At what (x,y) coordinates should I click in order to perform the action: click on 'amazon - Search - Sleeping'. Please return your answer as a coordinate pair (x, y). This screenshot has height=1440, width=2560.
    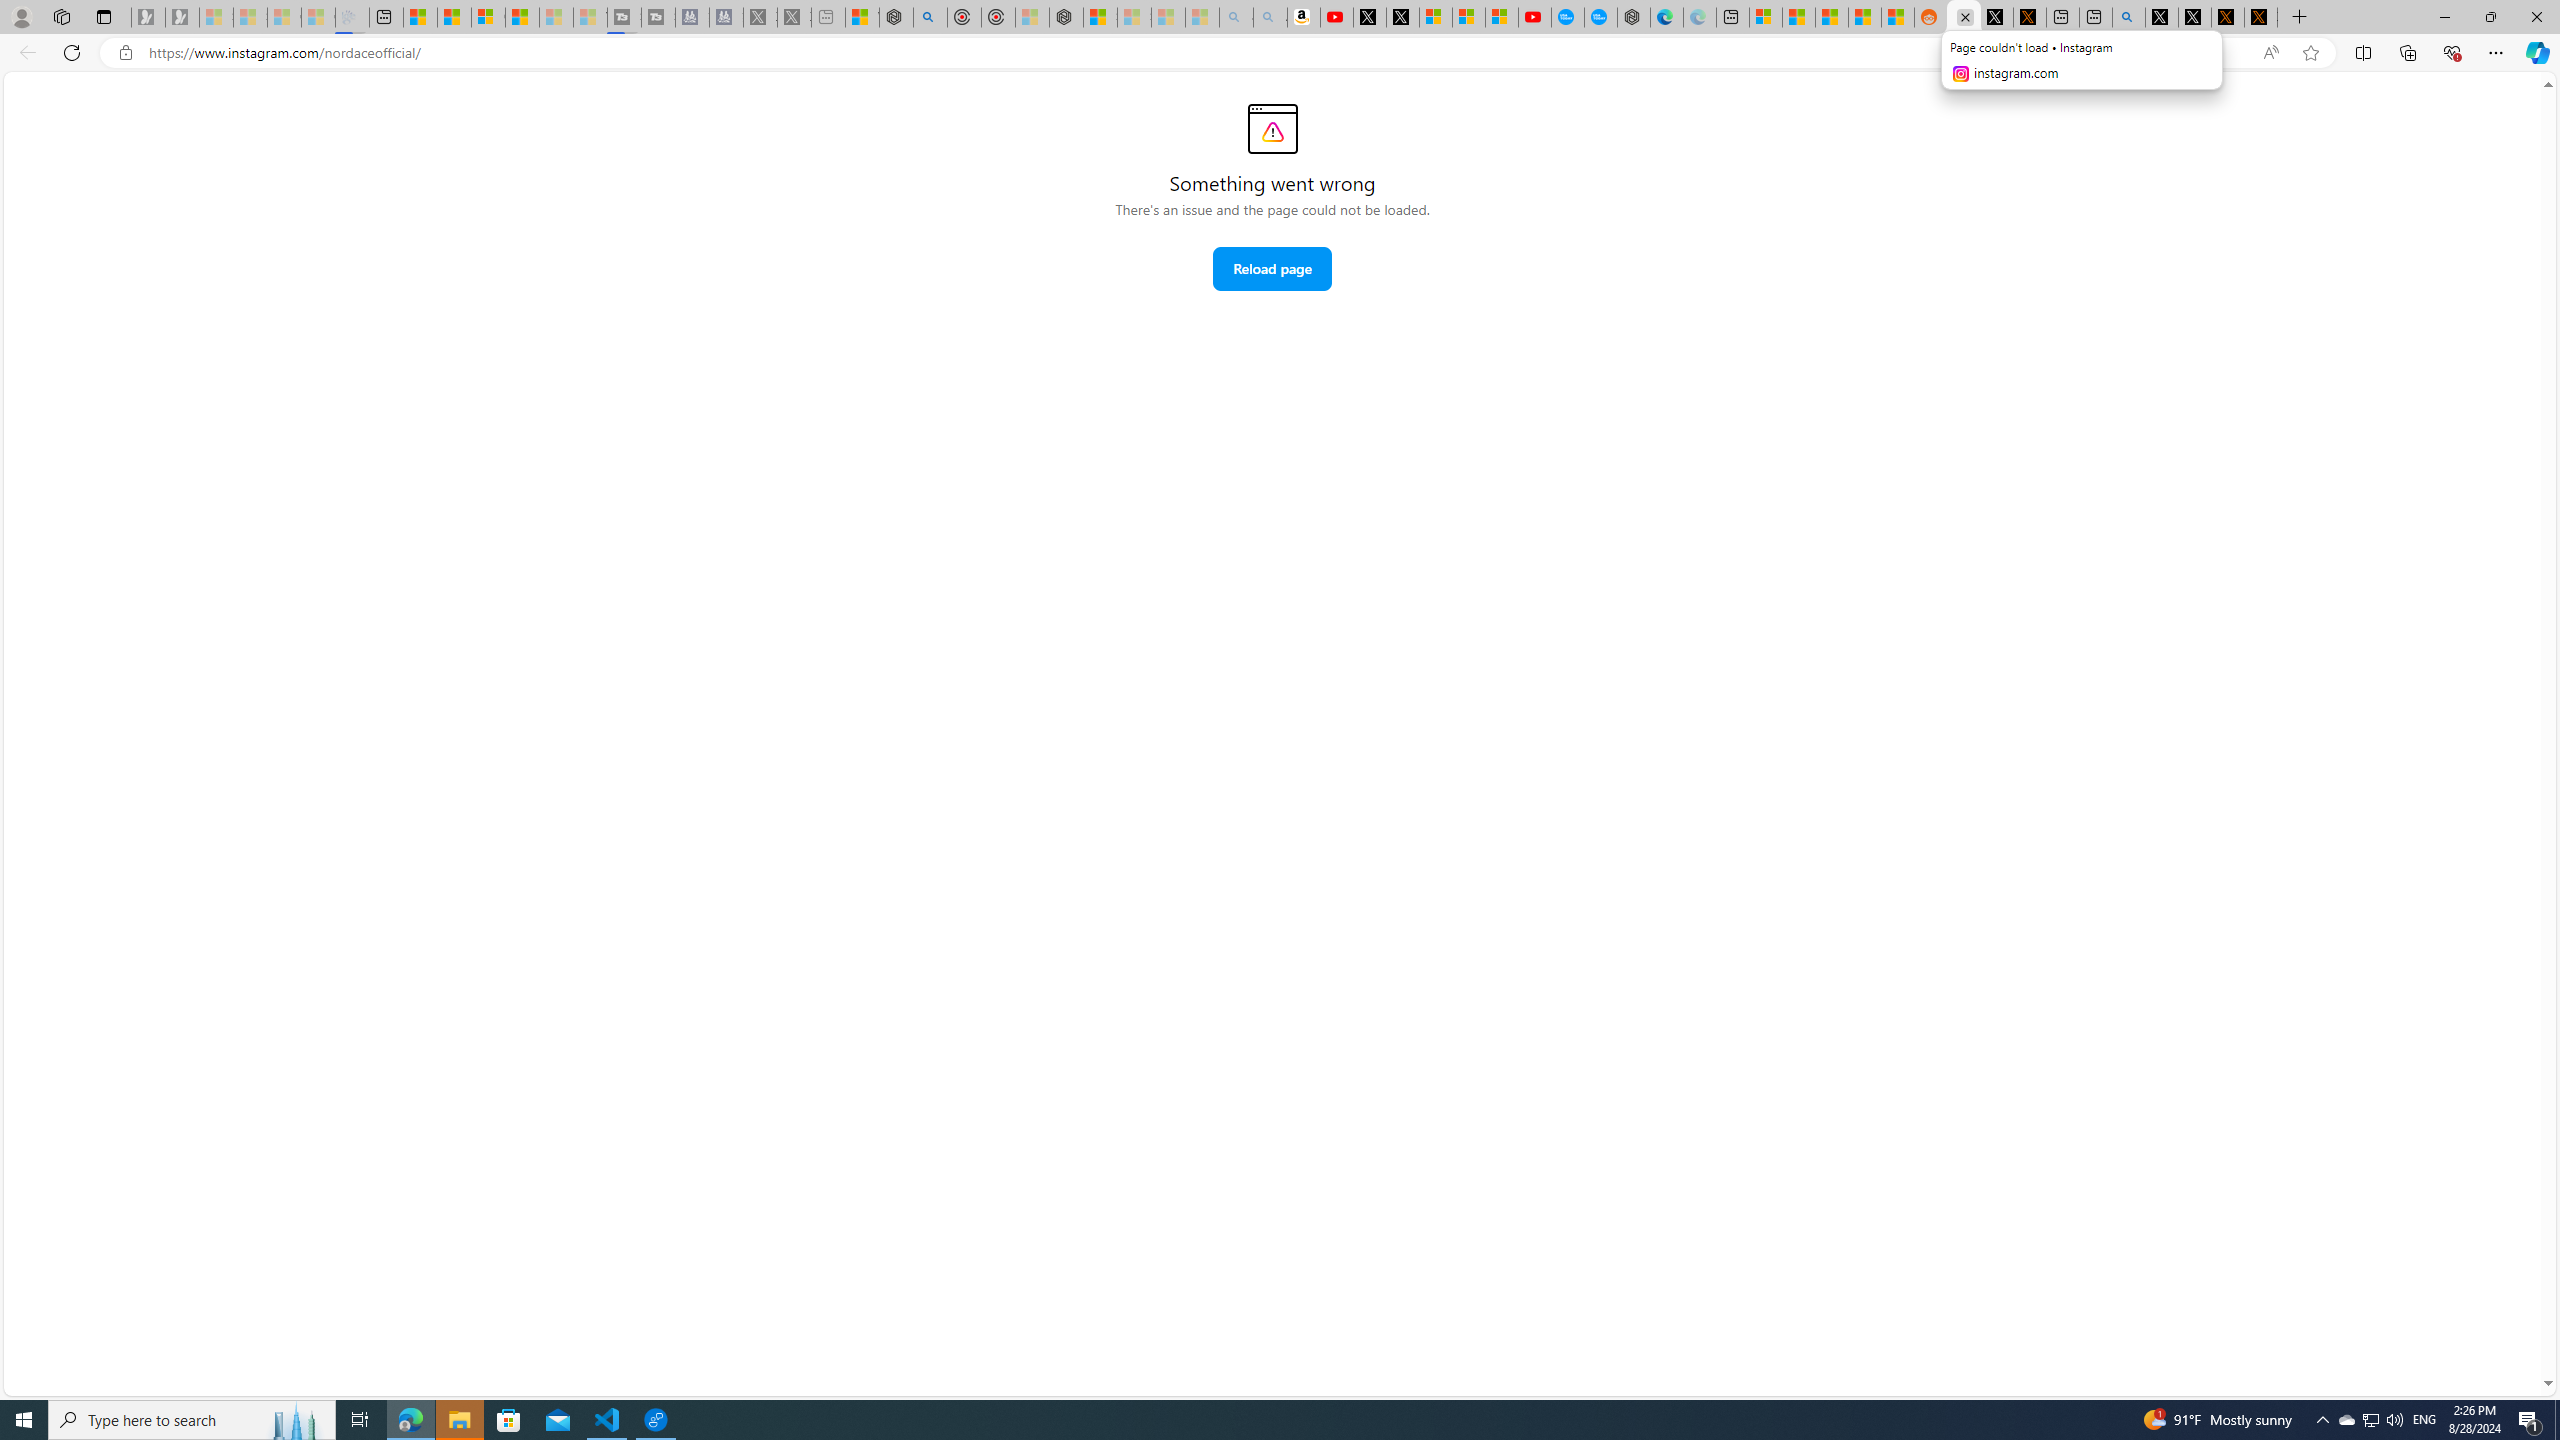
    Looking at the image, I should click on (1235, 16).